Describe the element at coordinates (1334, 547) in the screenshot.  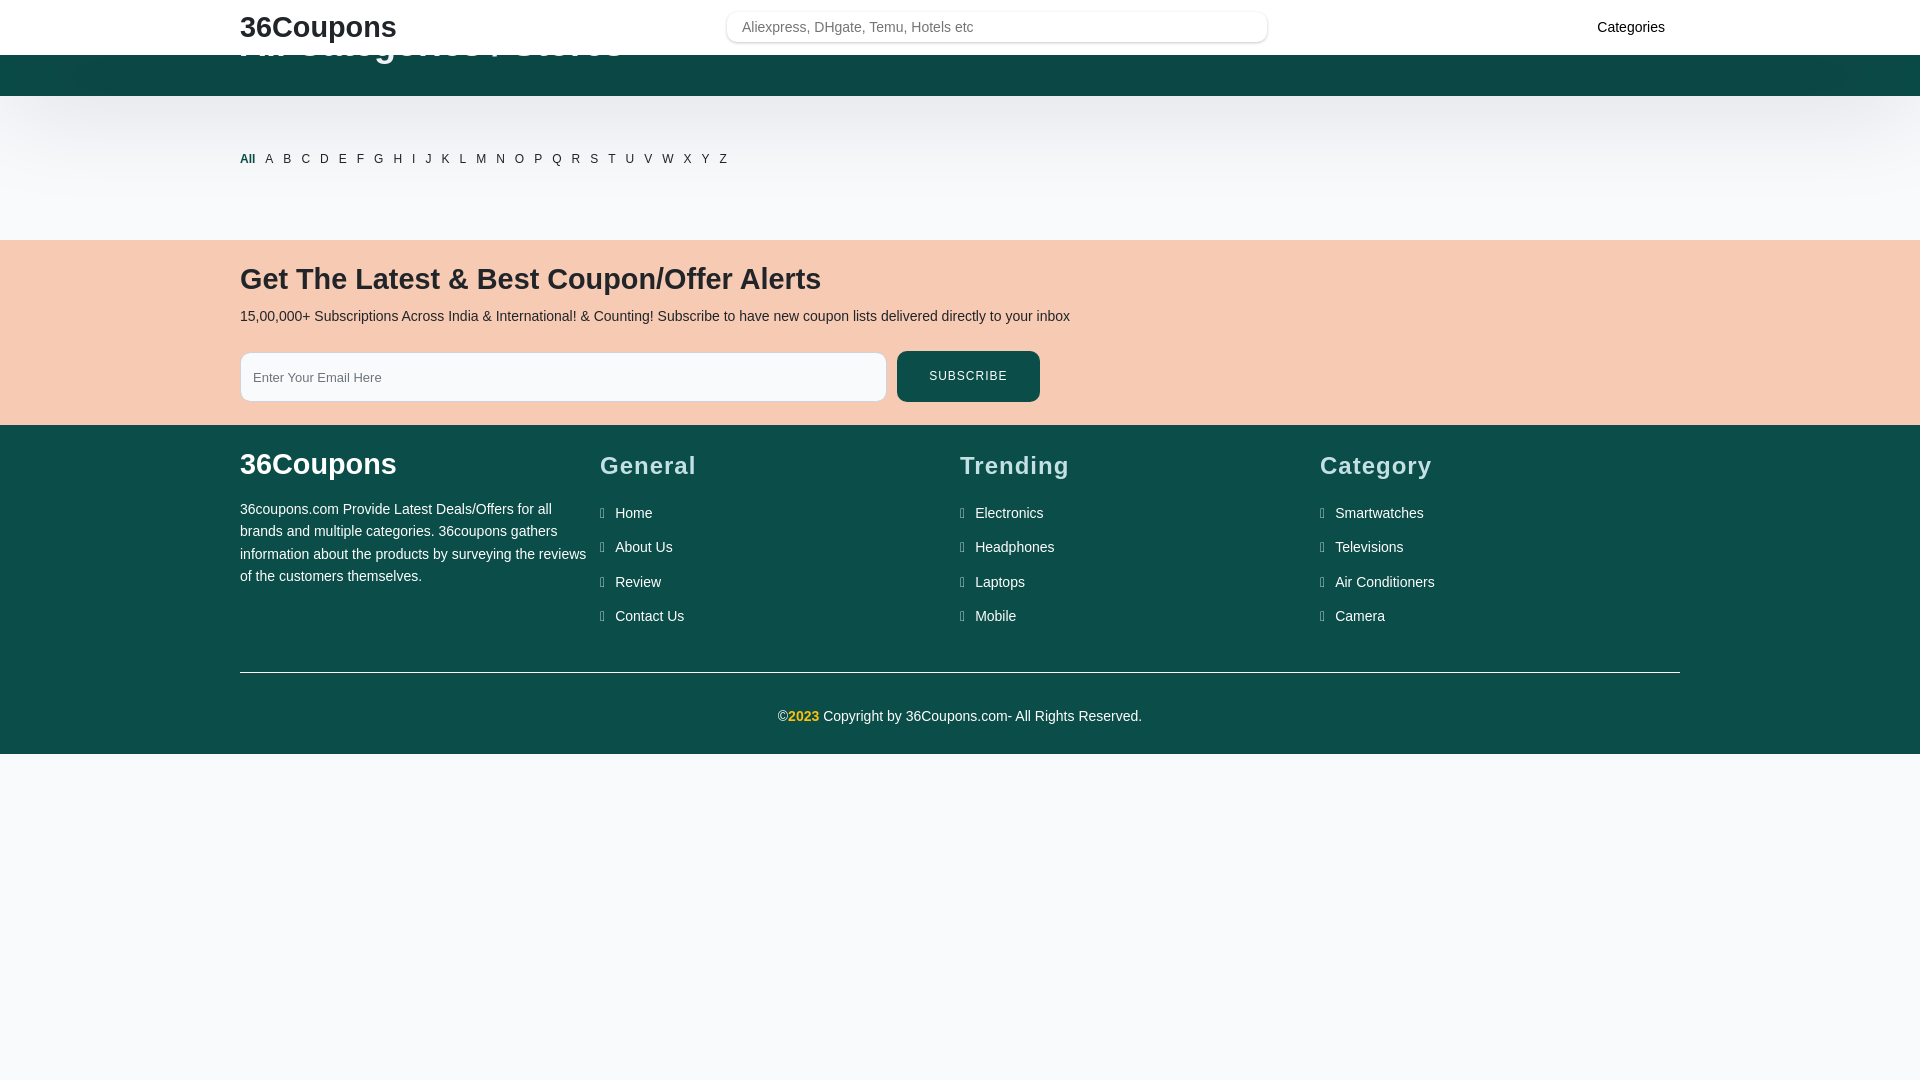
I see `'Televisions'` at that location.